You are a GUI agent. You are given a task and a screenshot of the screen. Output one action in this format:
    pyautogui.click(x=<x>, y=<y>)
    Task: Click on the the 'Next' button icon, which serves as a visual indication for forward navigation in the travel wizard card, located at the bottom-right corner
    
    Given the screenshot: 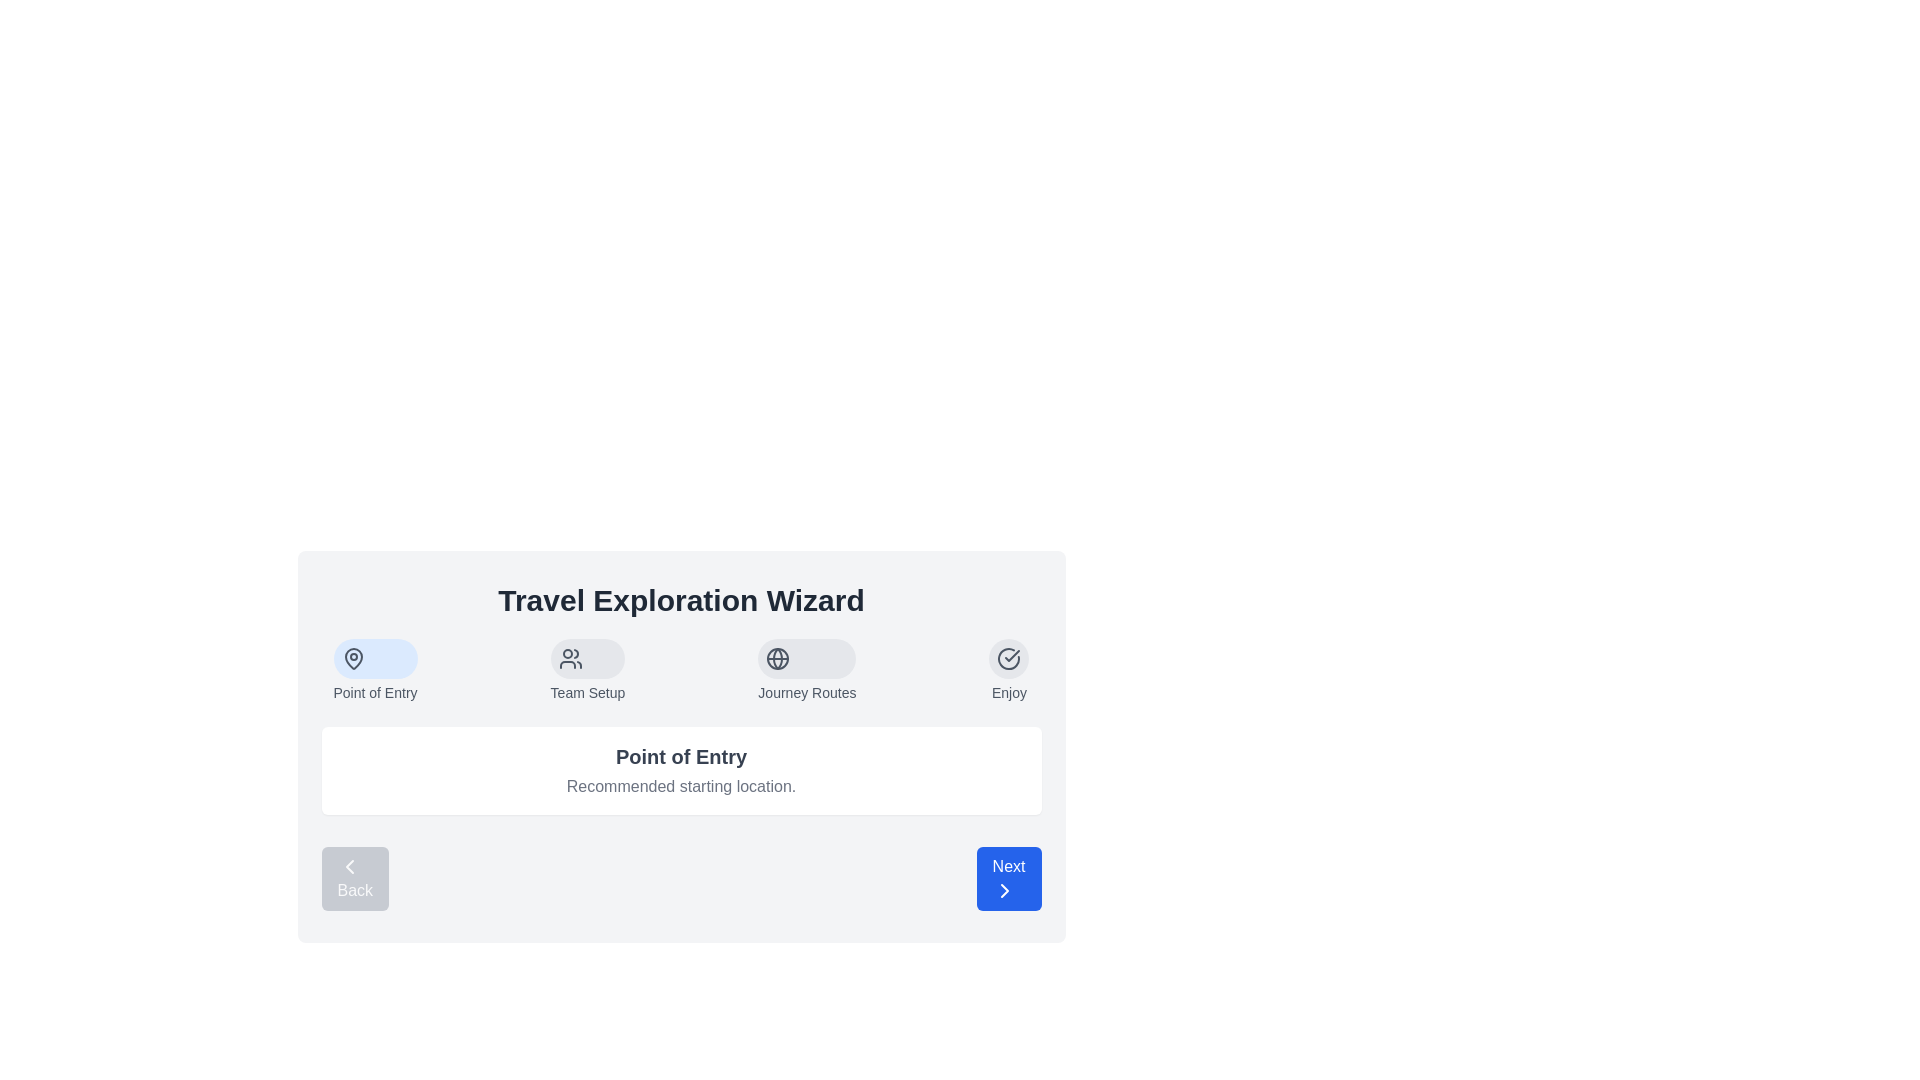 What is the action you would take?
    pyautogui.click(x=1004, y=890)
    